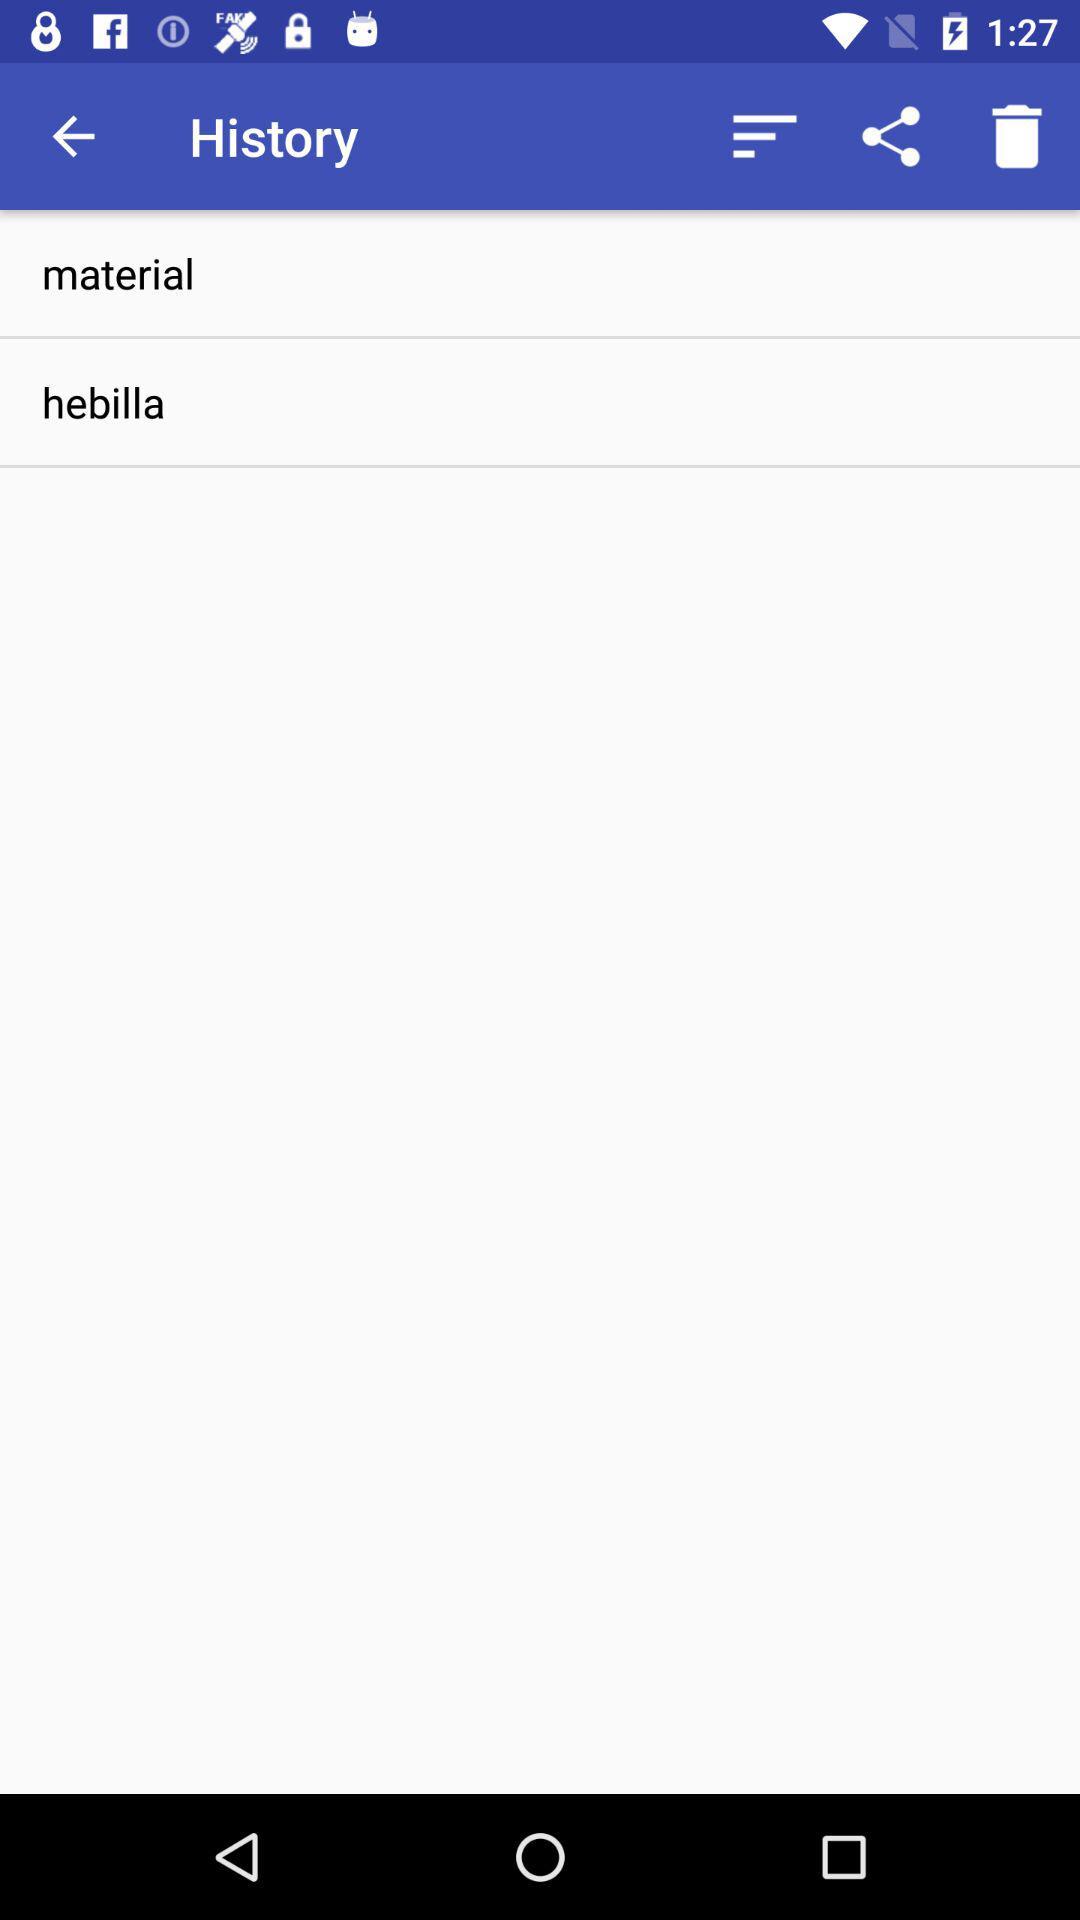  Describe the element at coordinates (540, 401) in the screenshot. I see `hebilla` at that location.